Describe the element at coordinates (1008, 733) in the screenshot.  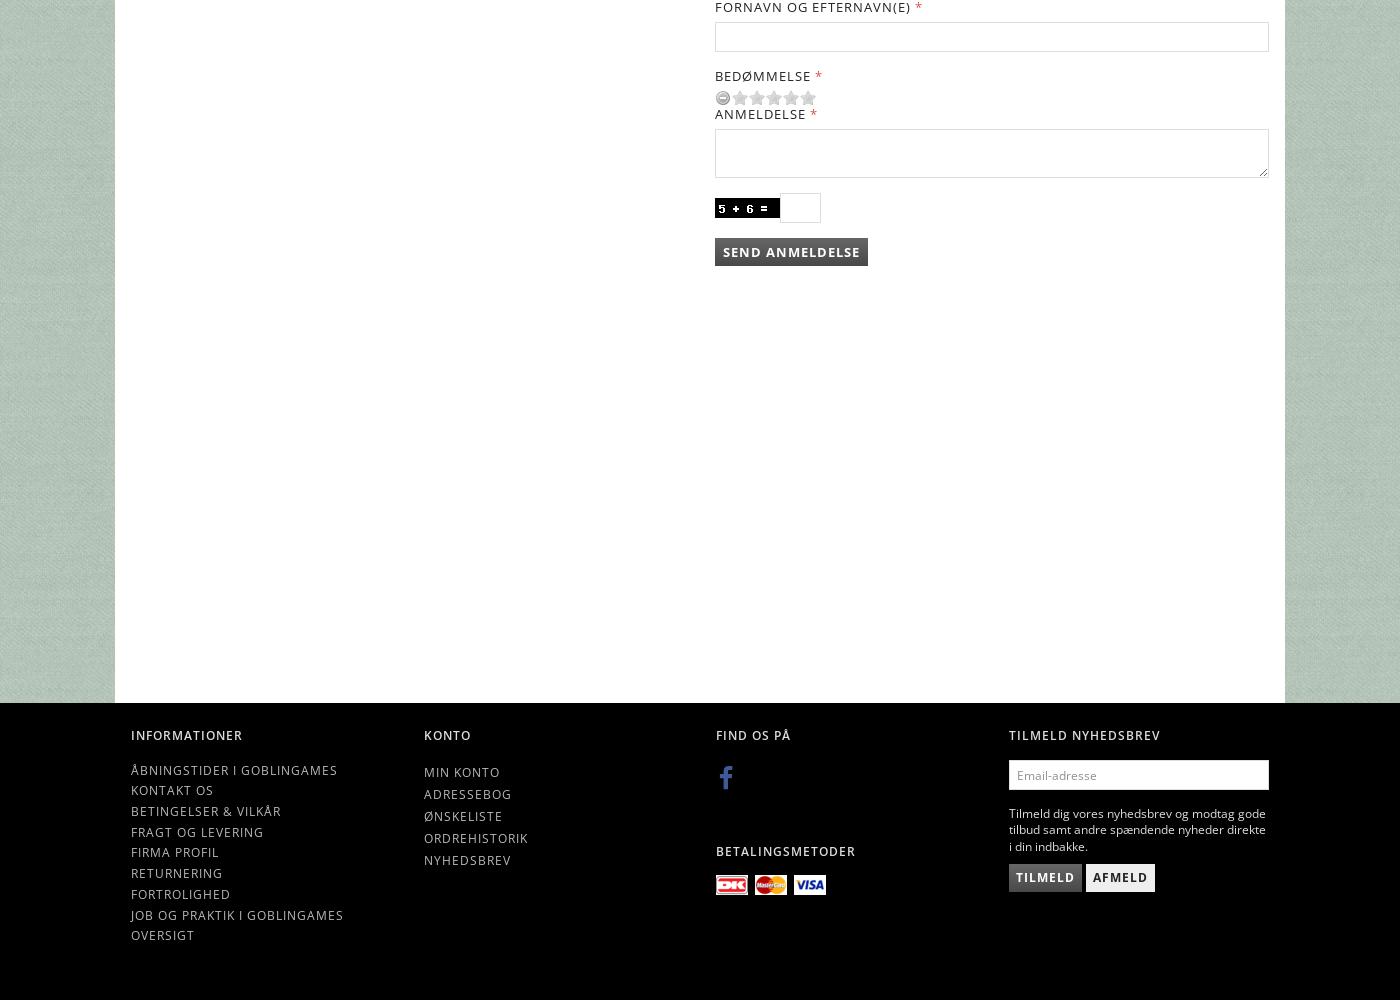
I see `'Tilmeld nyhedsbrev'` at that location.